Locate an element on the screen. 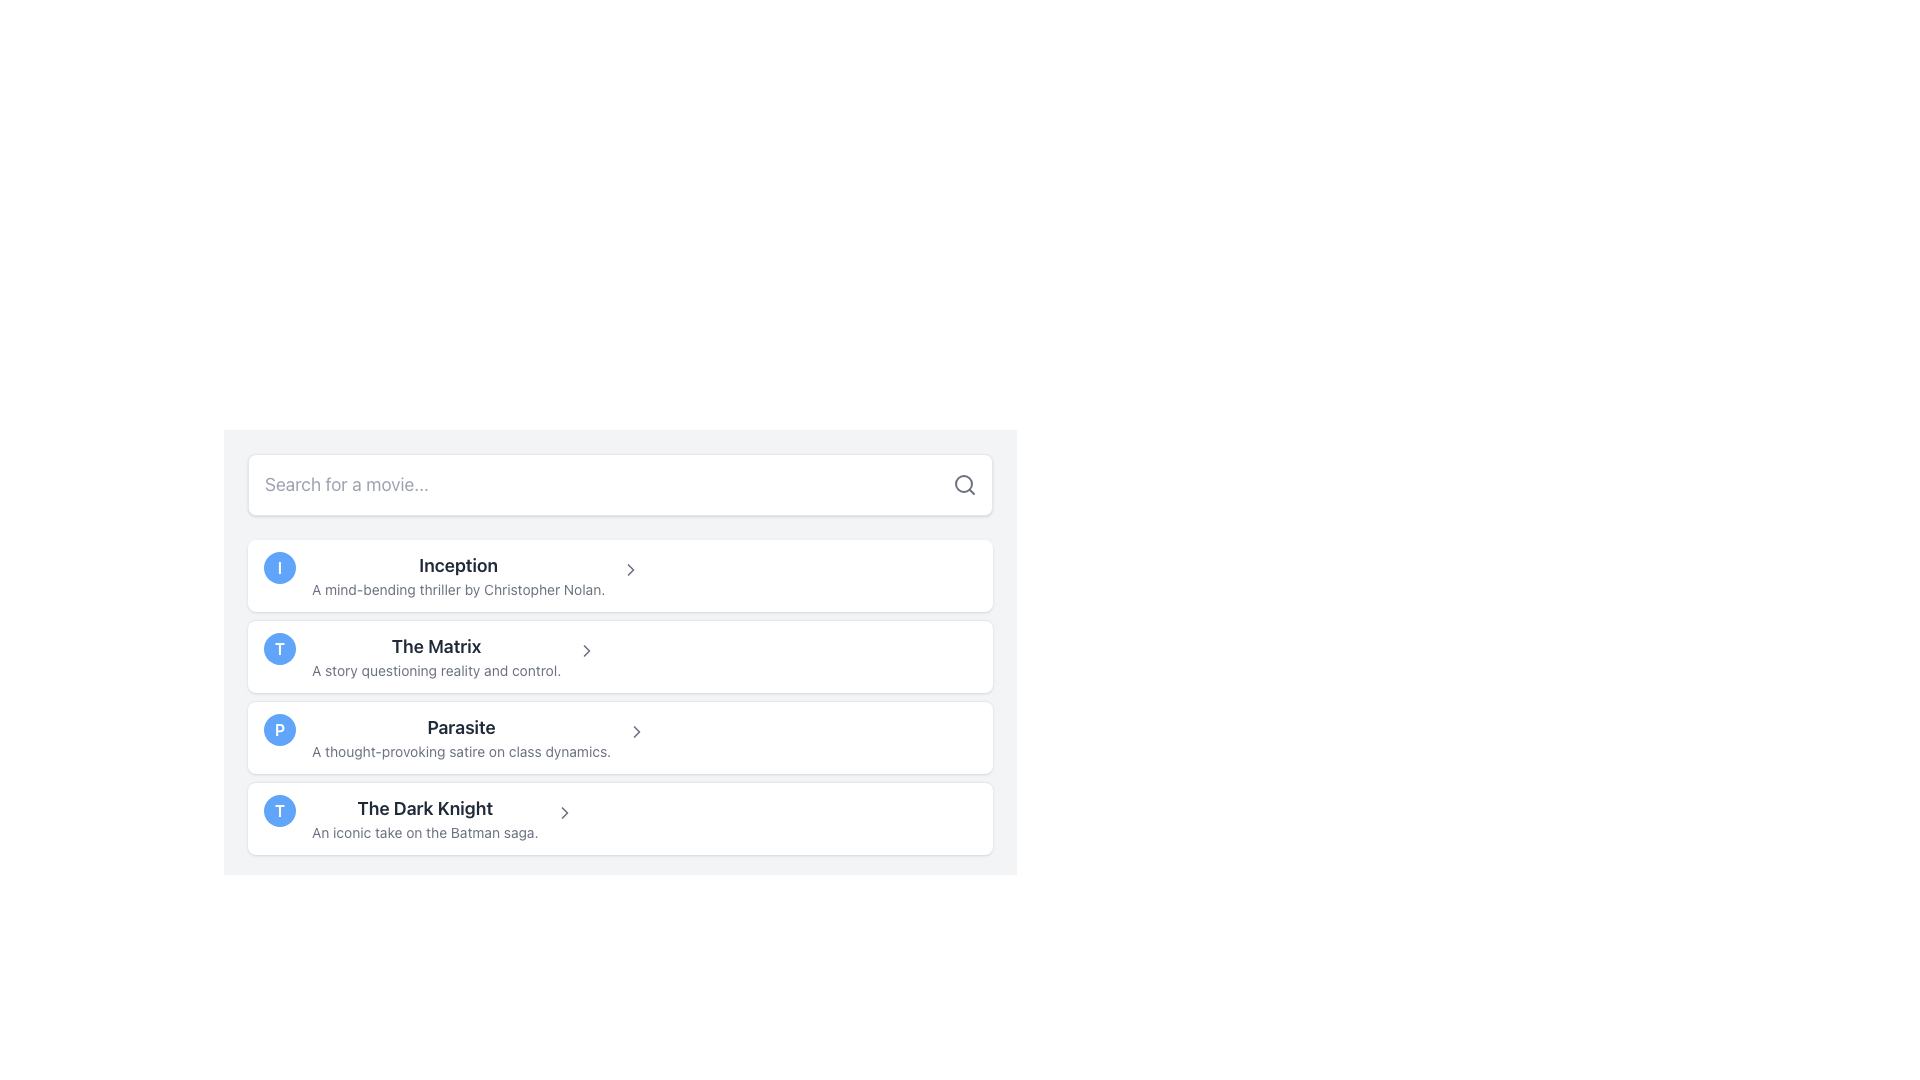 Image resolution: width=1920 pixels, height=1080 pixels. information from the text-based UI component displaying the title 'Parasite' and its description 'A thought-provoking satire on class dynamics.' is located at coordinates (460, 737).